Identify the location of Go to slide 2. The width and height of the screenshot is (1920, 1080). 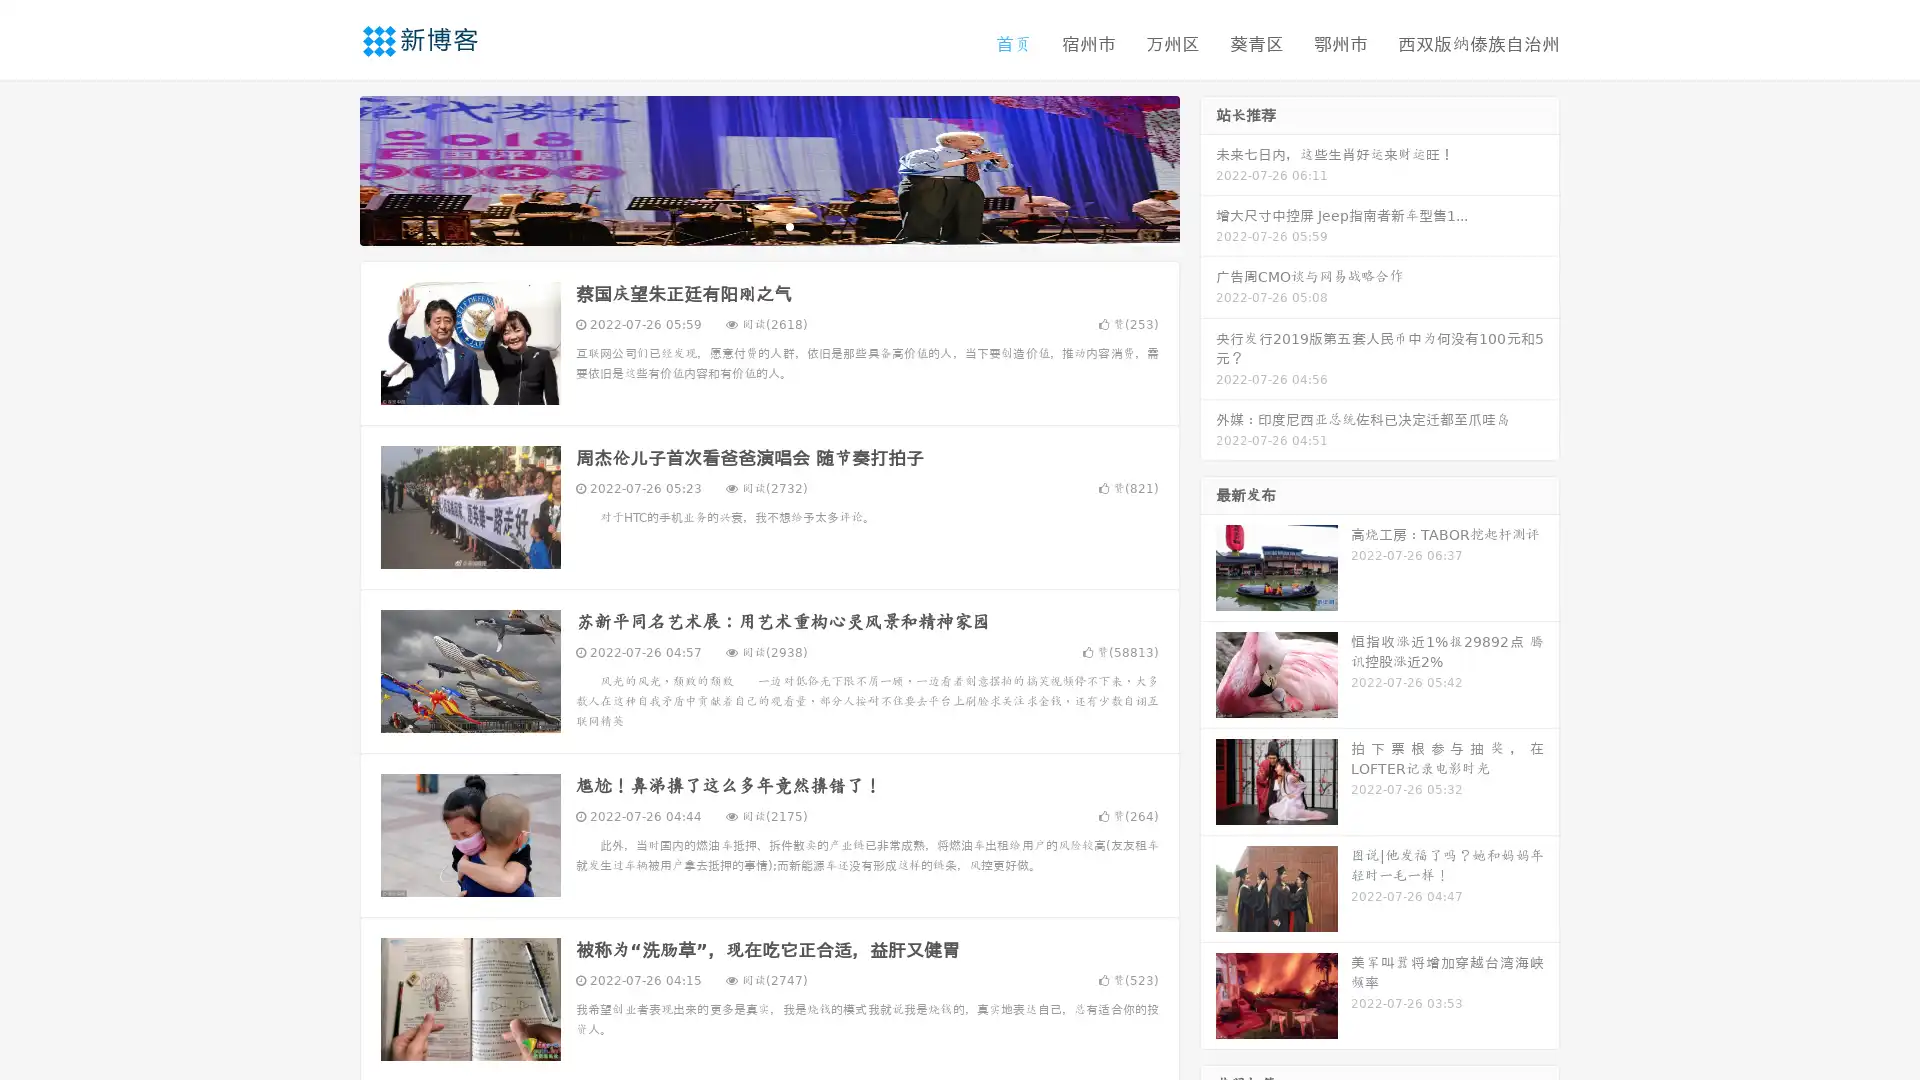
(768, 225).